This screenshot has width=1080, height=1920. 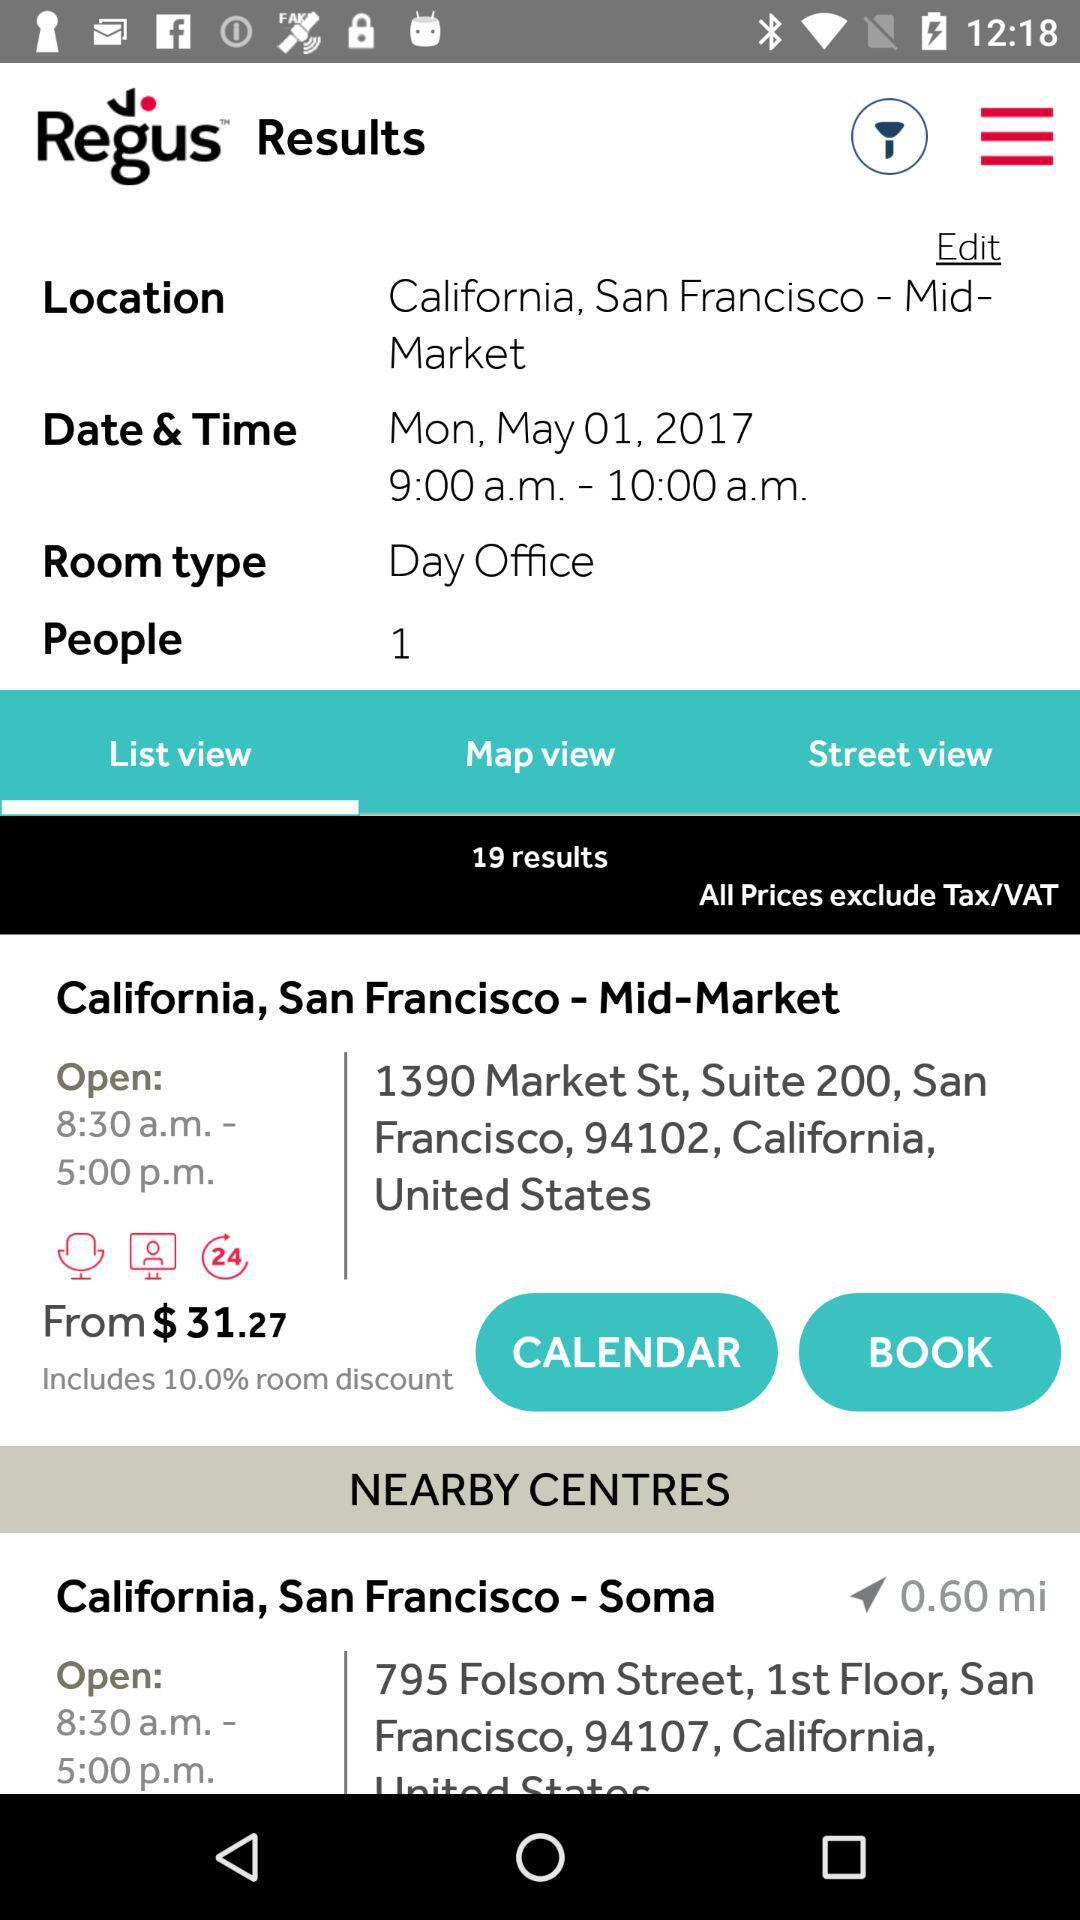 What do you see at coordinates (344, 1721) in the screenshot?
I see `the item below the california san francisco` at bounding box center [344, 1721].